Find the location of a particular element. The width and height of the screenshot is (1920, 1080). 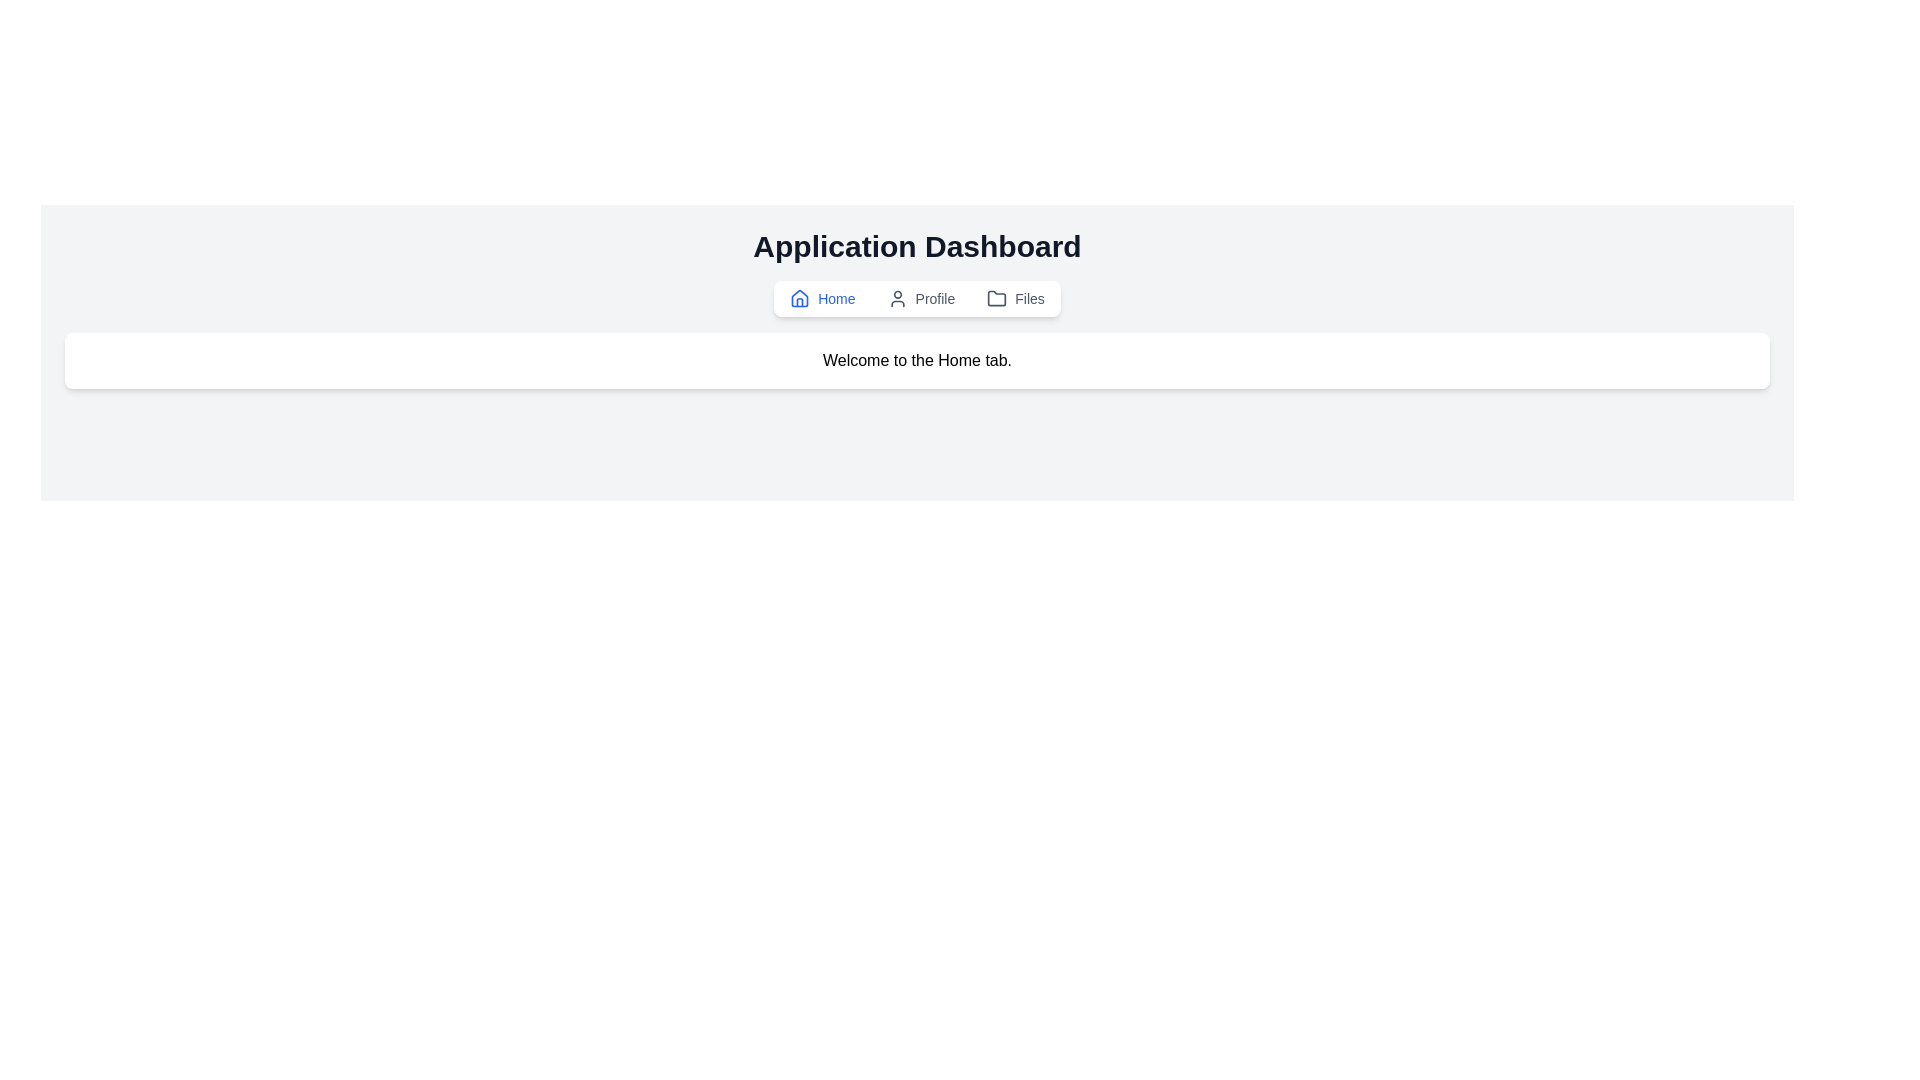

the blue house icon located at the top left of the 'Home' button in the 'Application Dashboard' navigation bar is located at coordinates (800, 299).